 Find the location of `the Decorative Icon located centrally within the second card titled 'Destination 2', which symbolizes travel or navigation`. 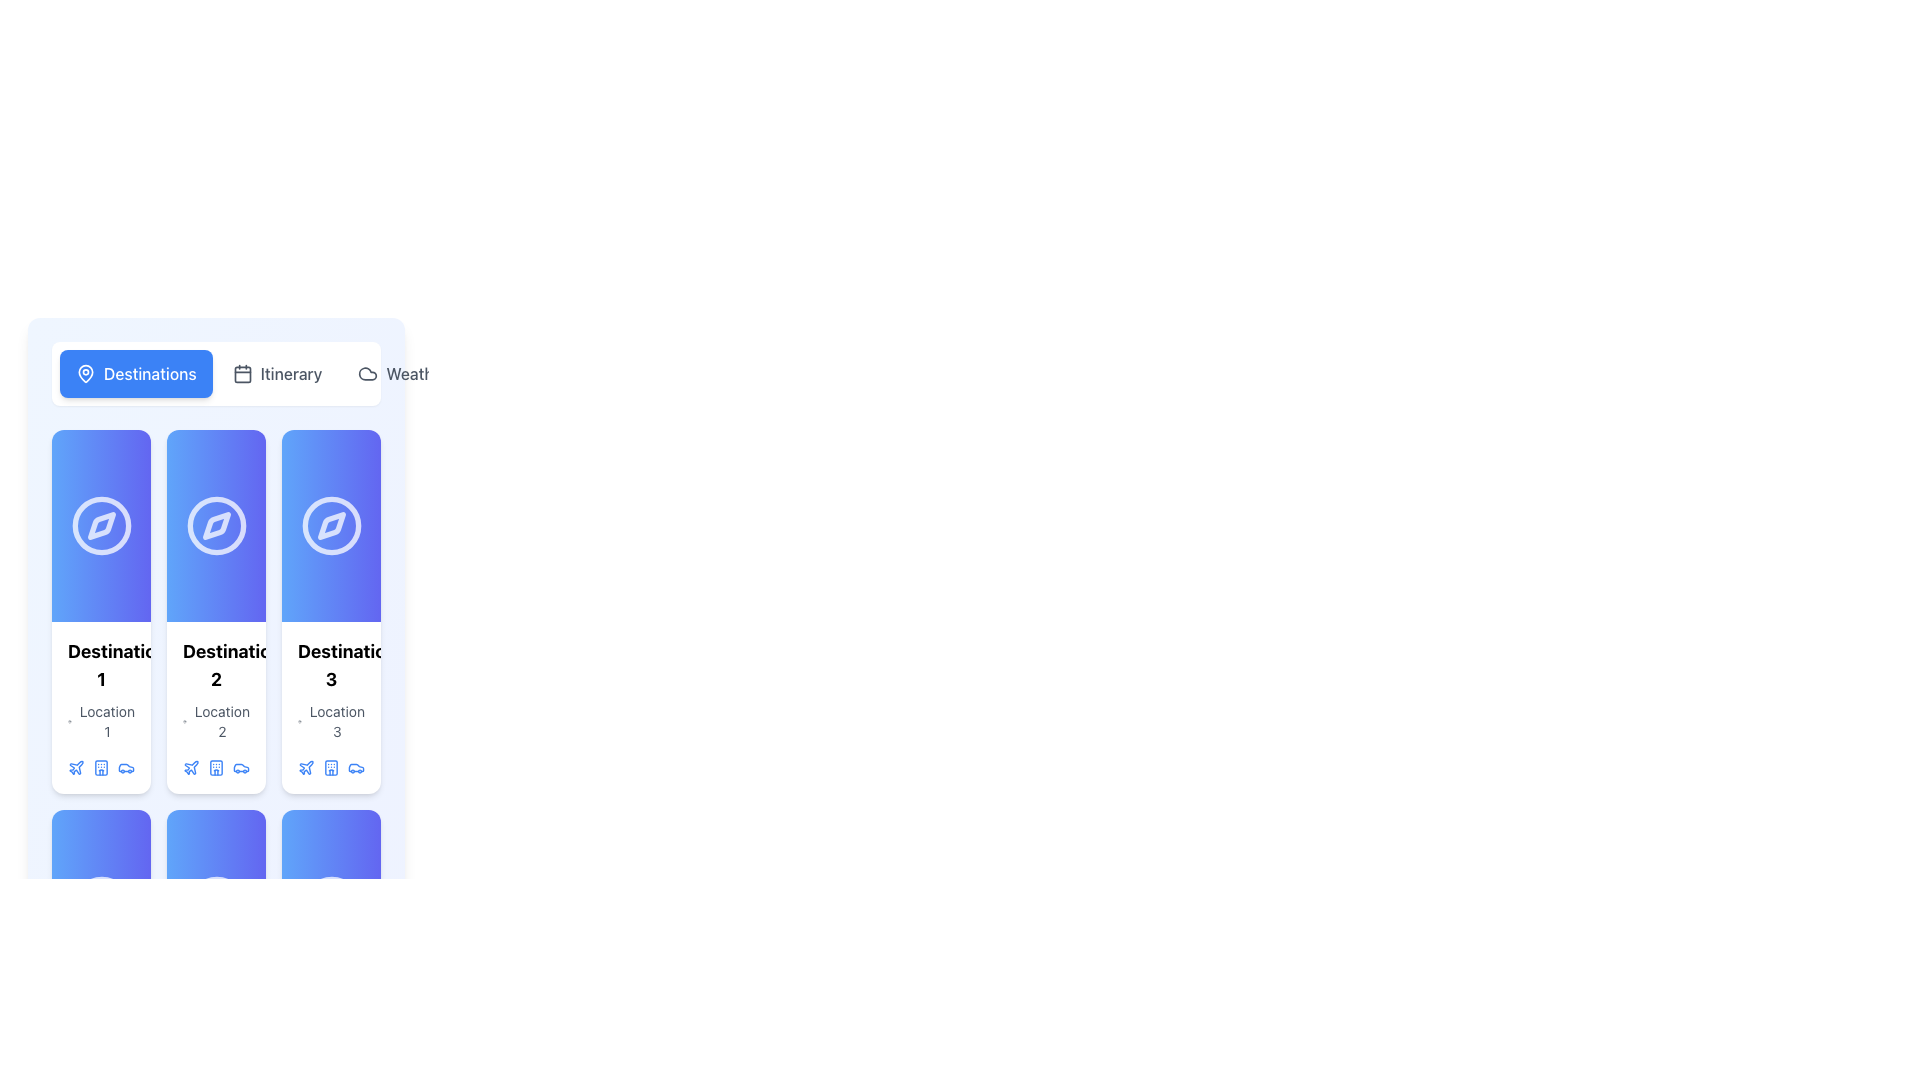

the Decorative Icon located centrally within the second card titled 'Destination 2', which symbolizes travel or navigation is located at coordinates (216, 524).